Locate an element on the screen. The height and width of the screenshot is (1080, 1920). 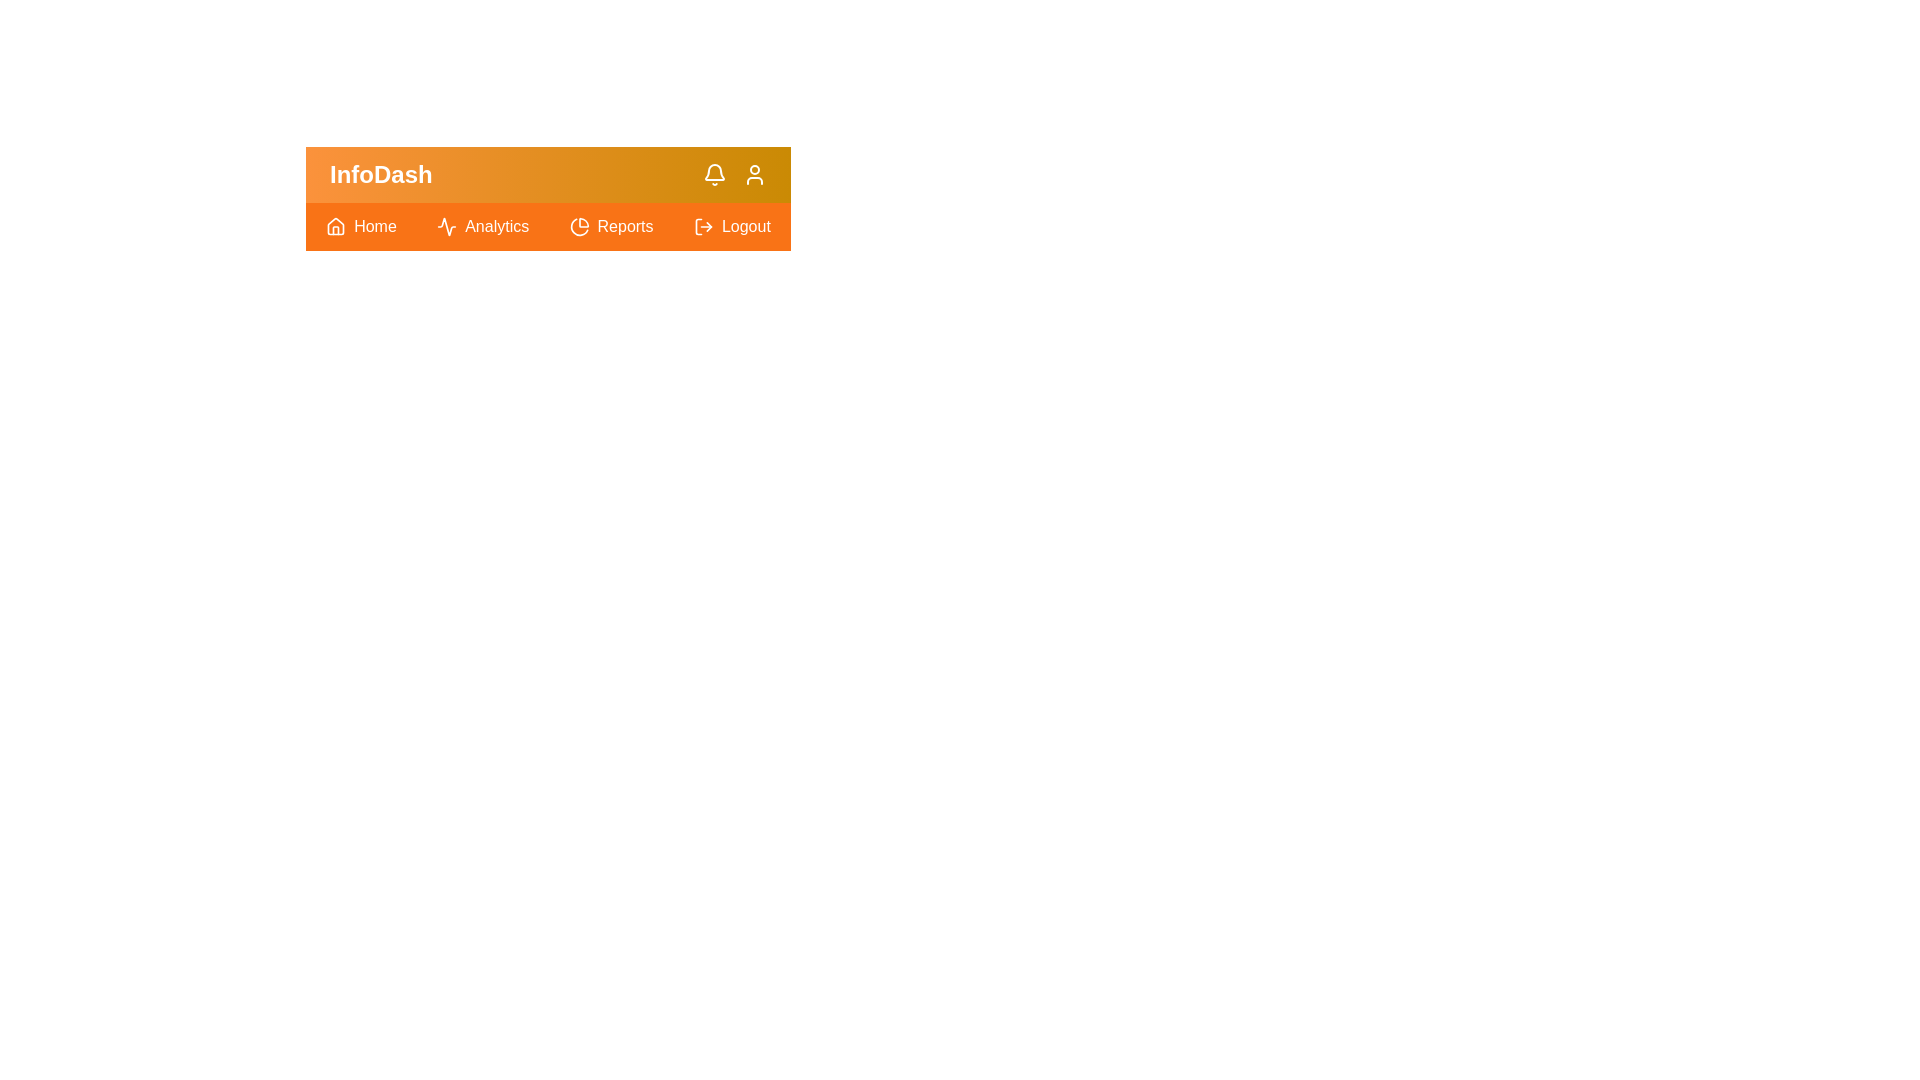
the 'Logout' link to log out is located at coordinates (730, 226).